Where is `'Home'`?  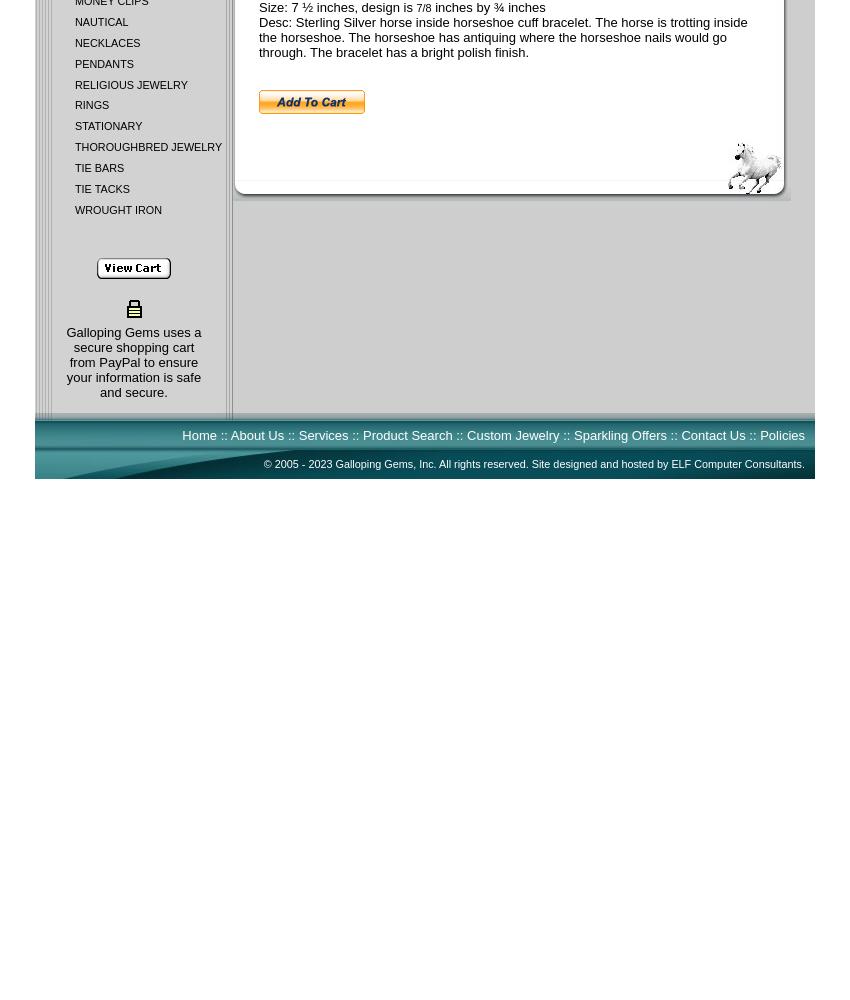
'Home' is located at coordinates (198, 435).